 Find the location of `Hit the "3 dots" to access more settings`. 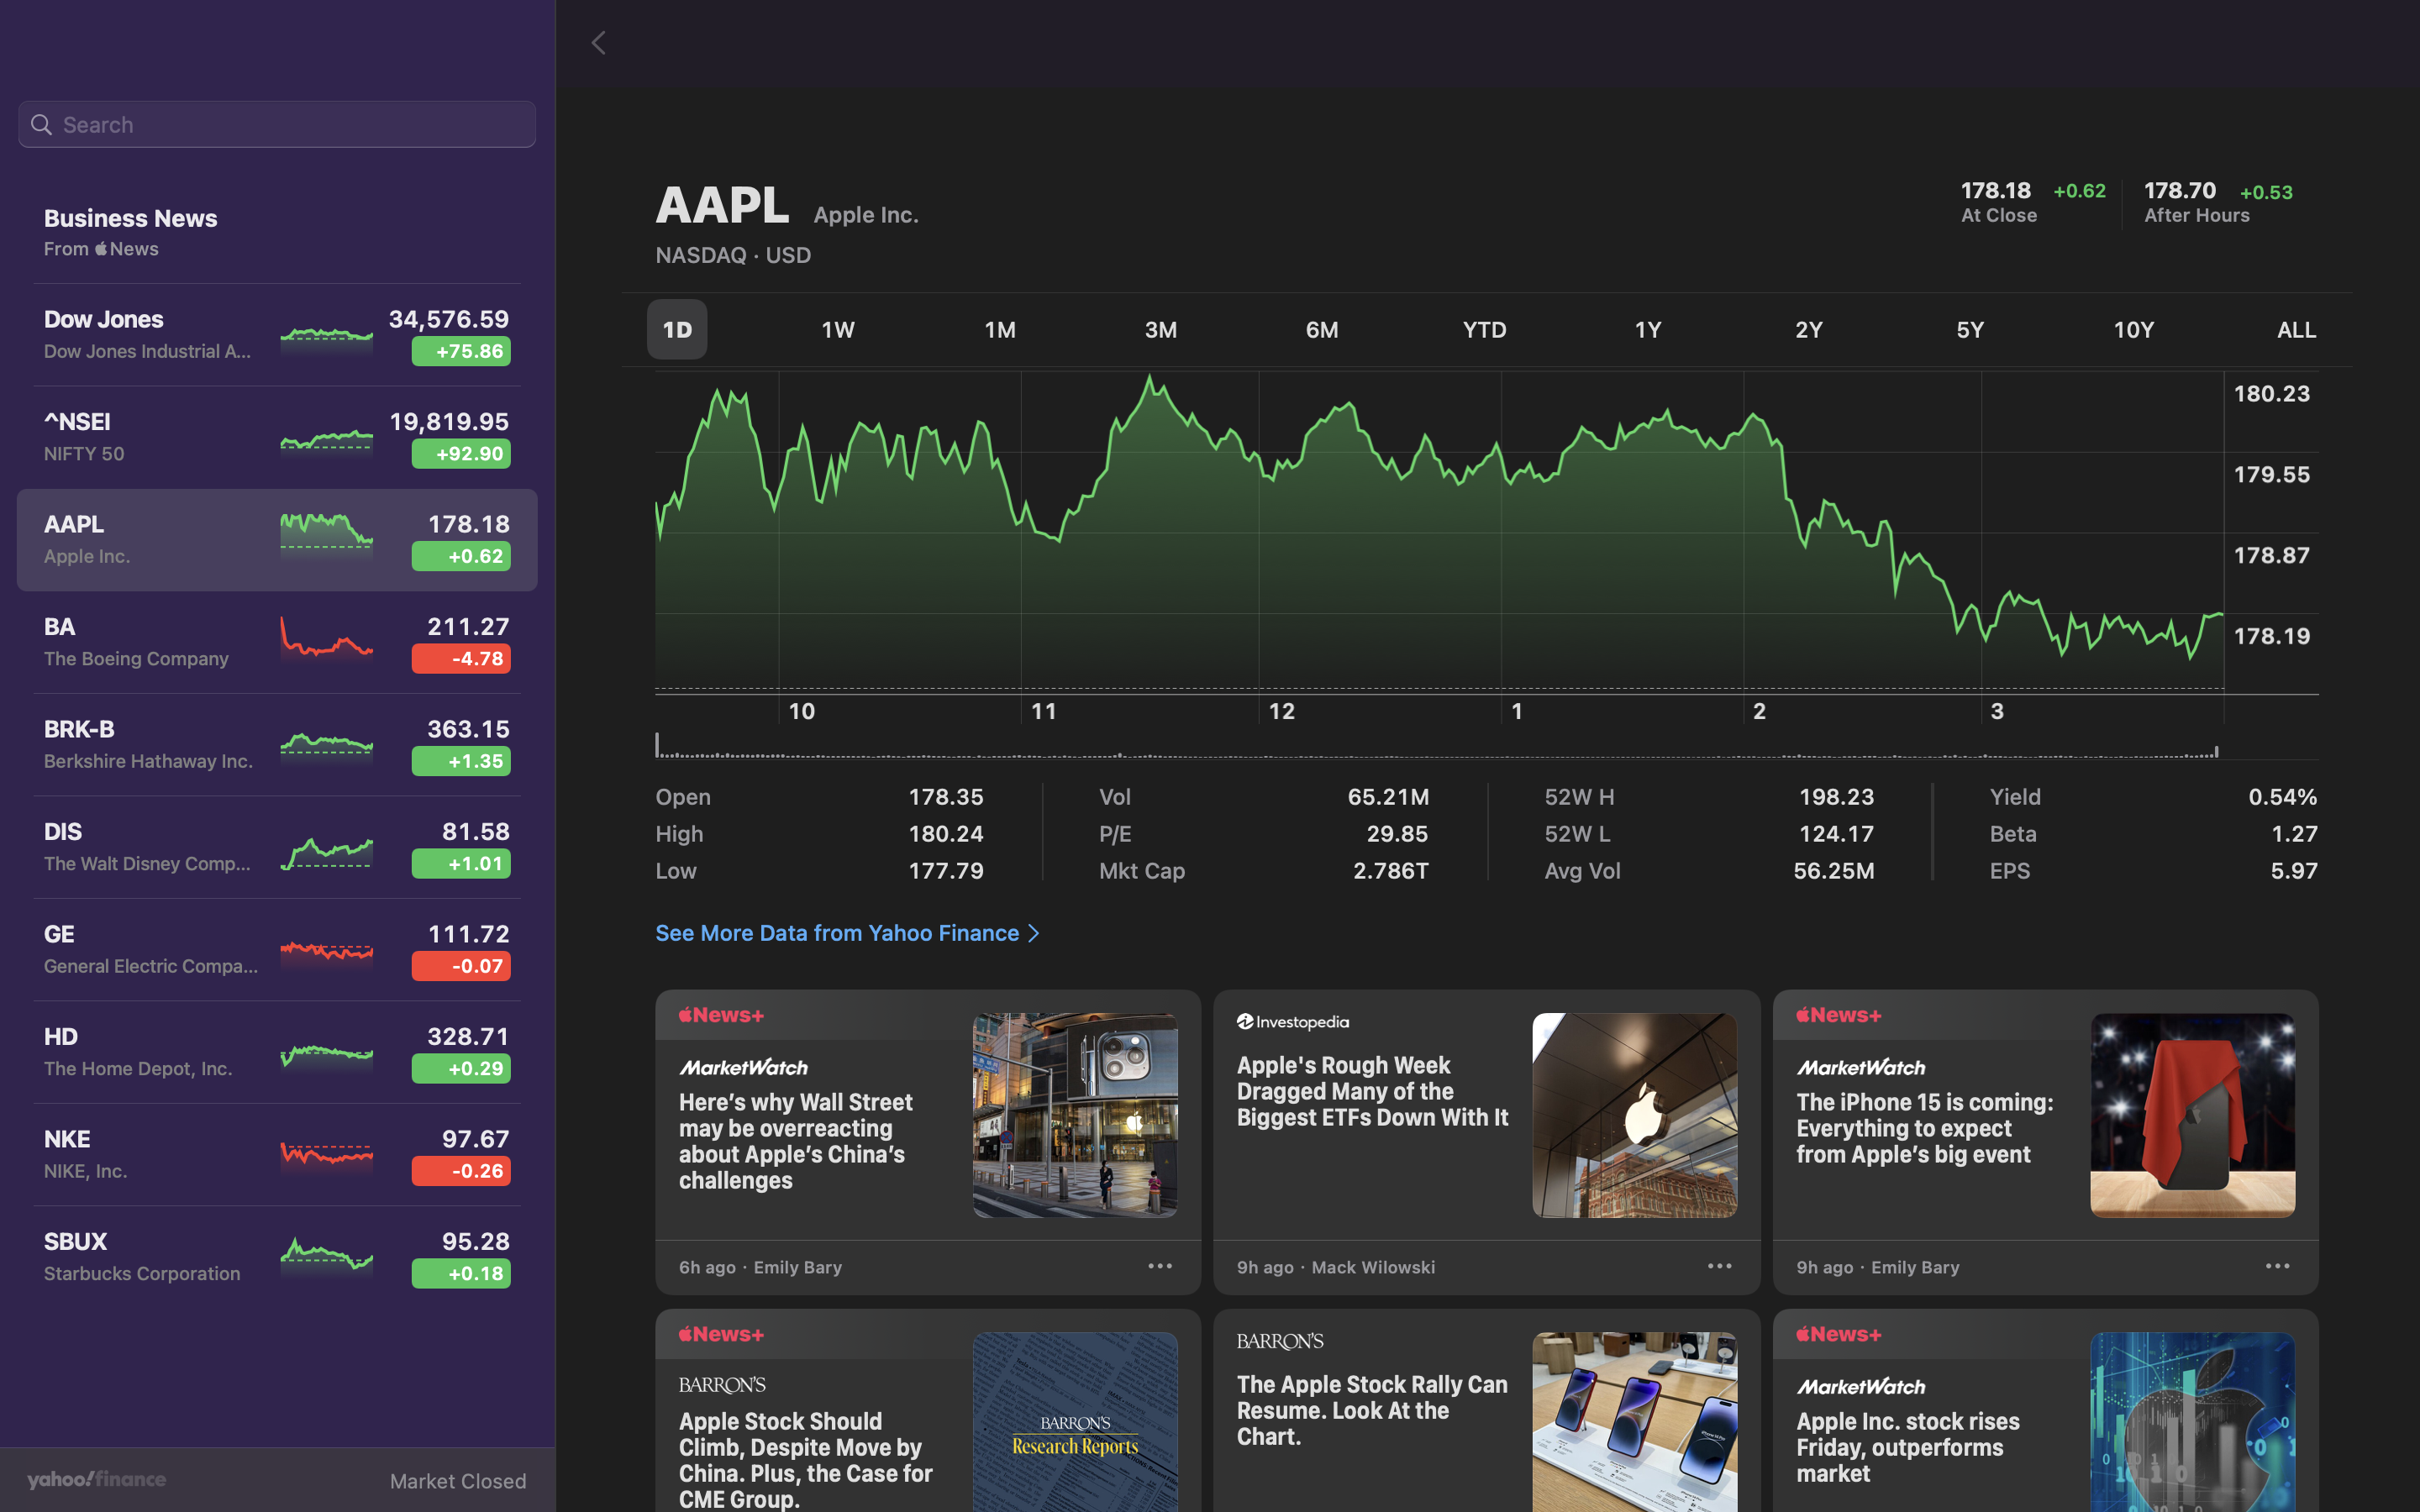

Hit the "3 dots" to access more settings is located at coordinates (2276, 1269).